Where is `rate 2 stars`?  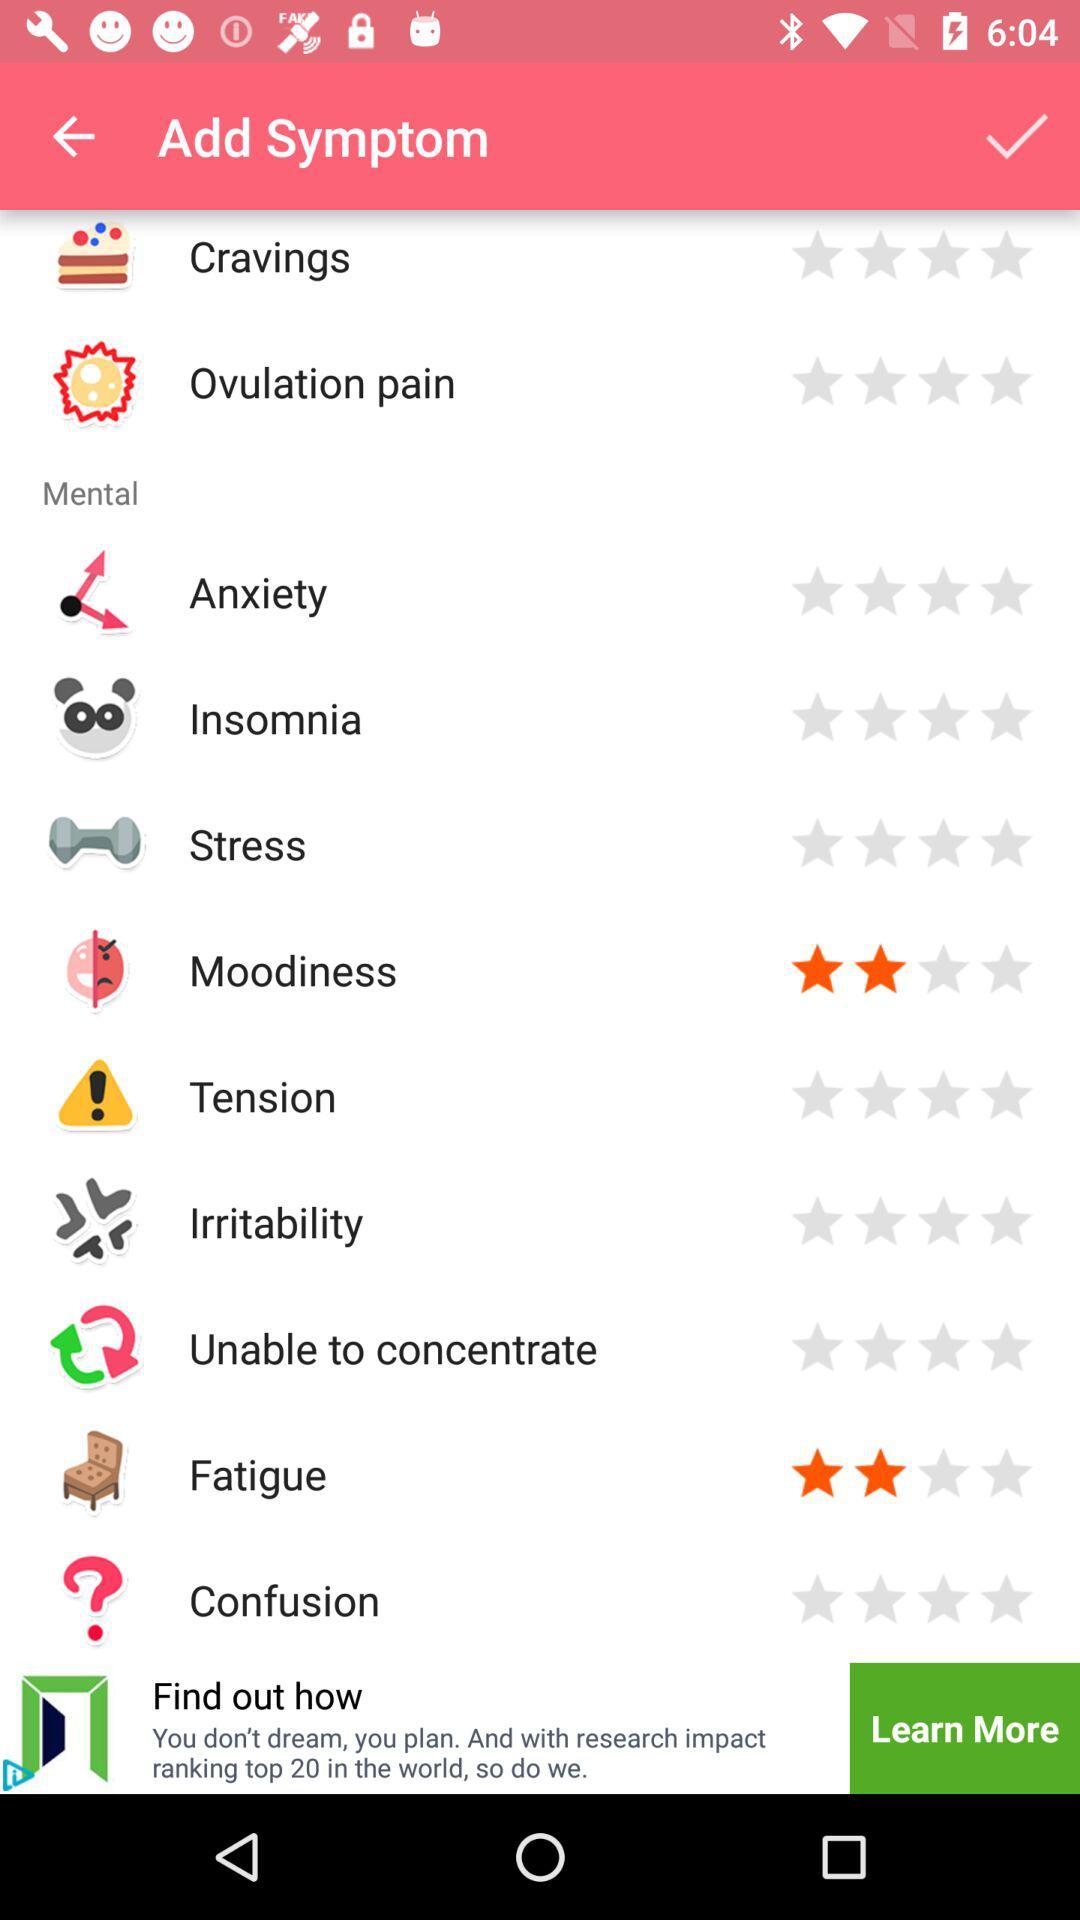
rate 2 stars is located at coordinates (879, 1347).